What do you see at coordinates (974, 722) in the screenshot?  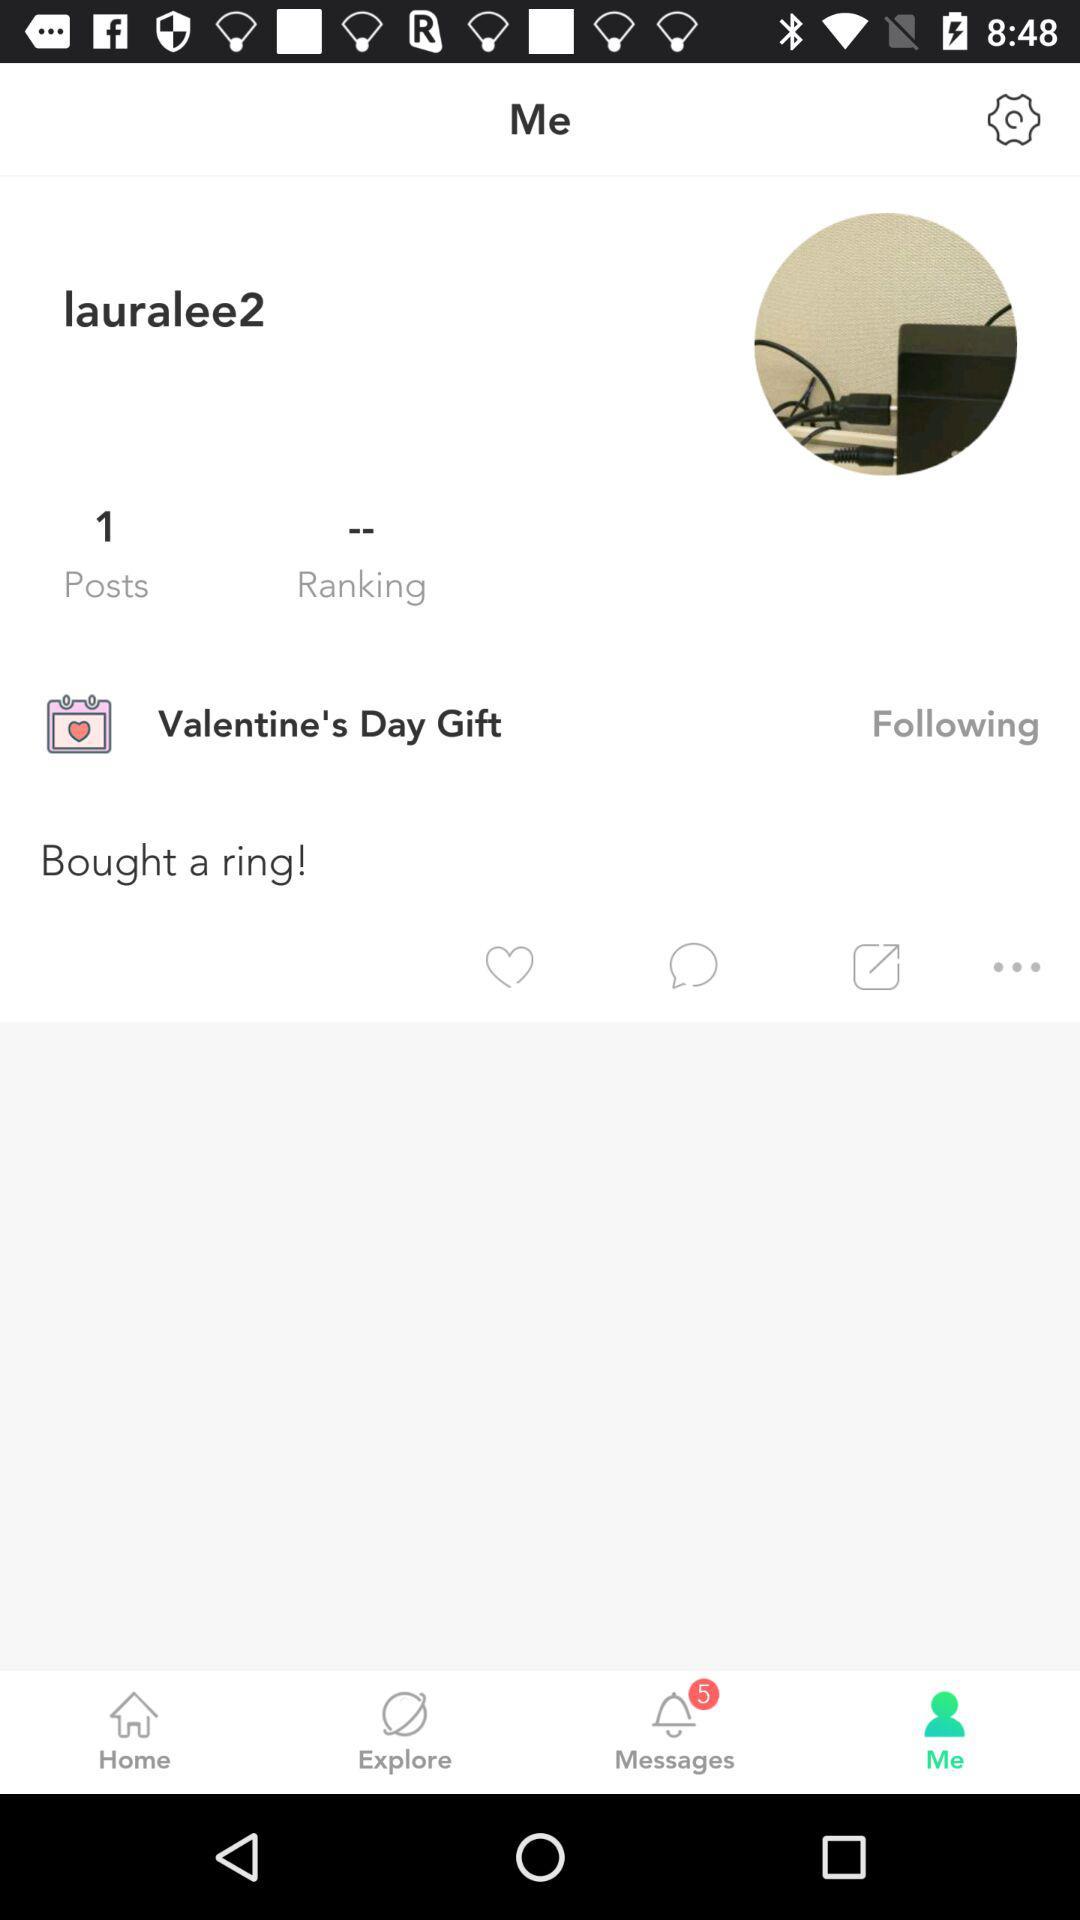 I see `the icon next to valentine s day` at bounding box center [974, 722].